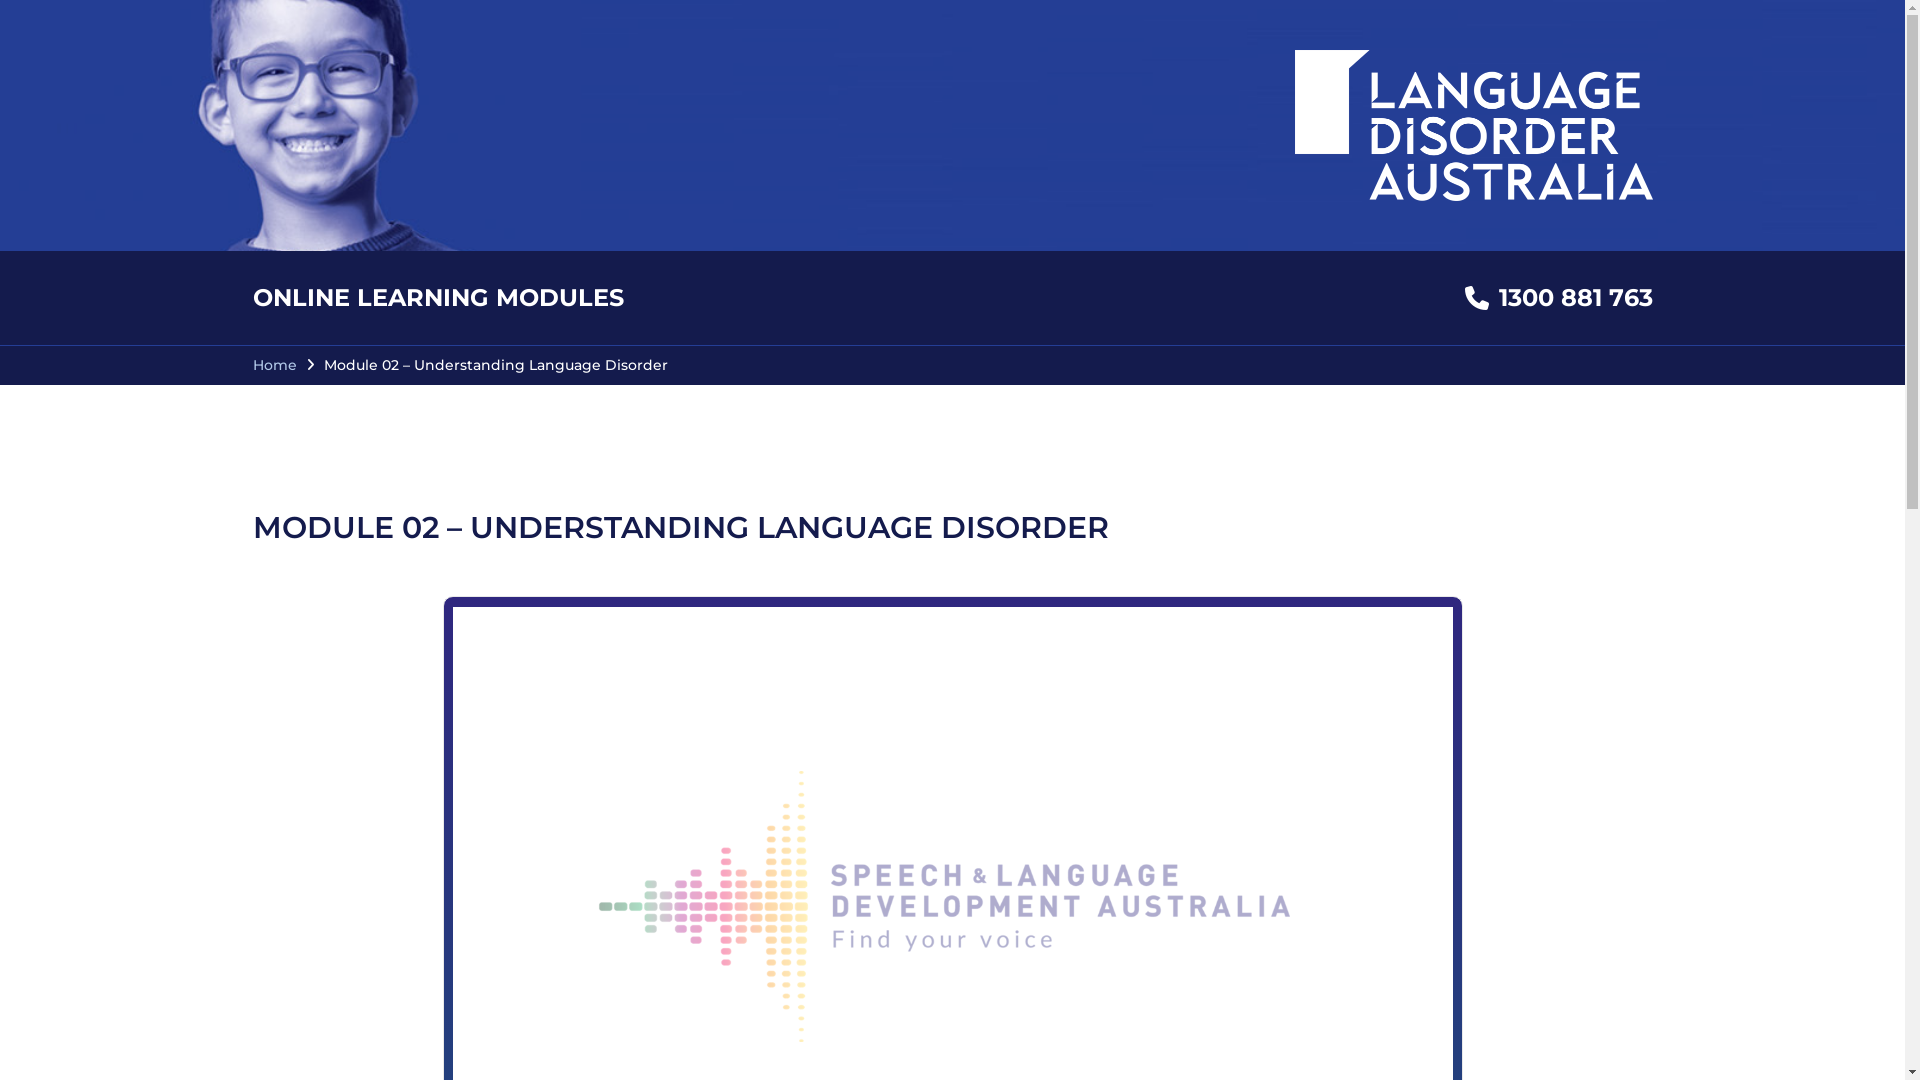  Describe the element at coordinates (1557, 297) in the screenshot. I see `'1300 881 763'` at that location.